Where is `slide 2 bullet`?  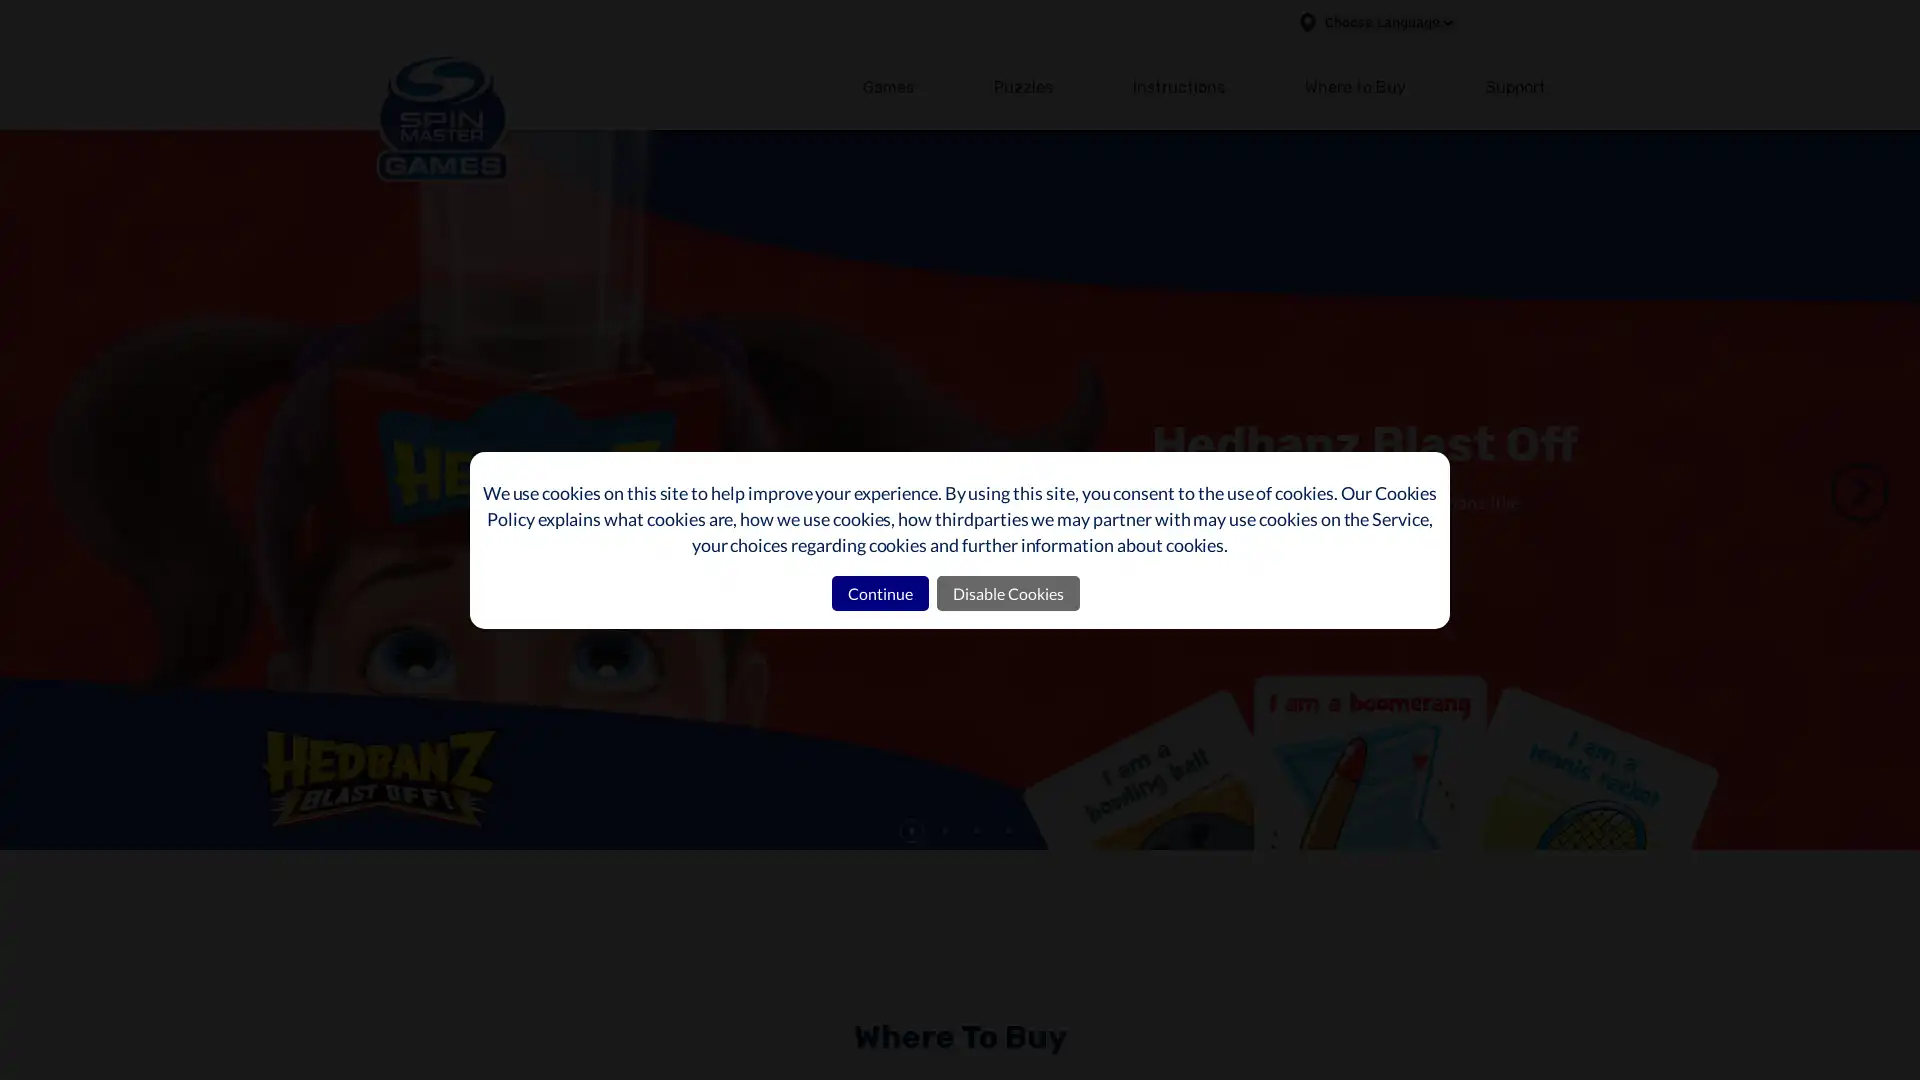 slide 2 bullet is located at coordinates (944, 830).